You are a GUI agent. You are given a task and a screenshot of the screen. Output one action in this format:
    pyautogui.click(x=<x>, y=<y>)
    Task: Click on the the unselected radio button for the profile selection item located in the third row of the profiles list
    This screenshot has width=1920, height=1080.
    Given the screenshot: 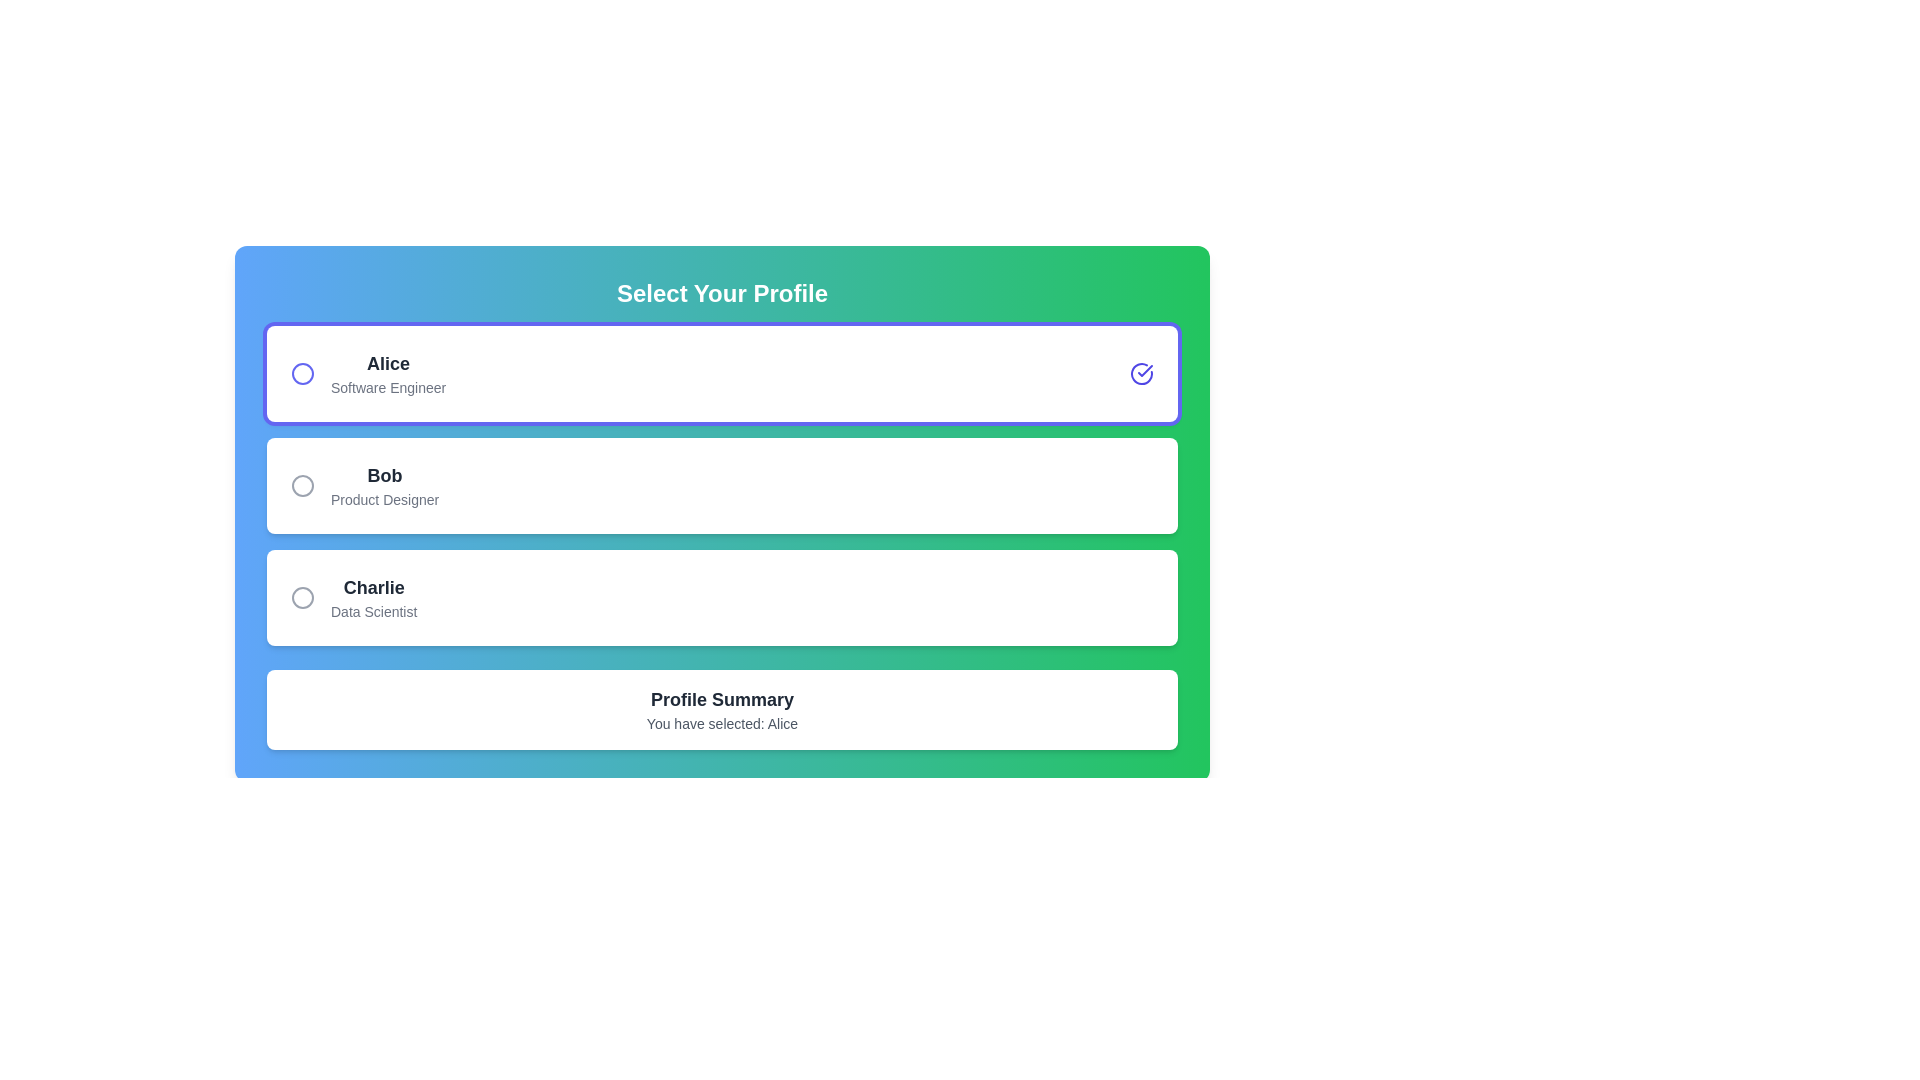 What is the action you would take?
    pyautogui.click(x=354, y=596)
    